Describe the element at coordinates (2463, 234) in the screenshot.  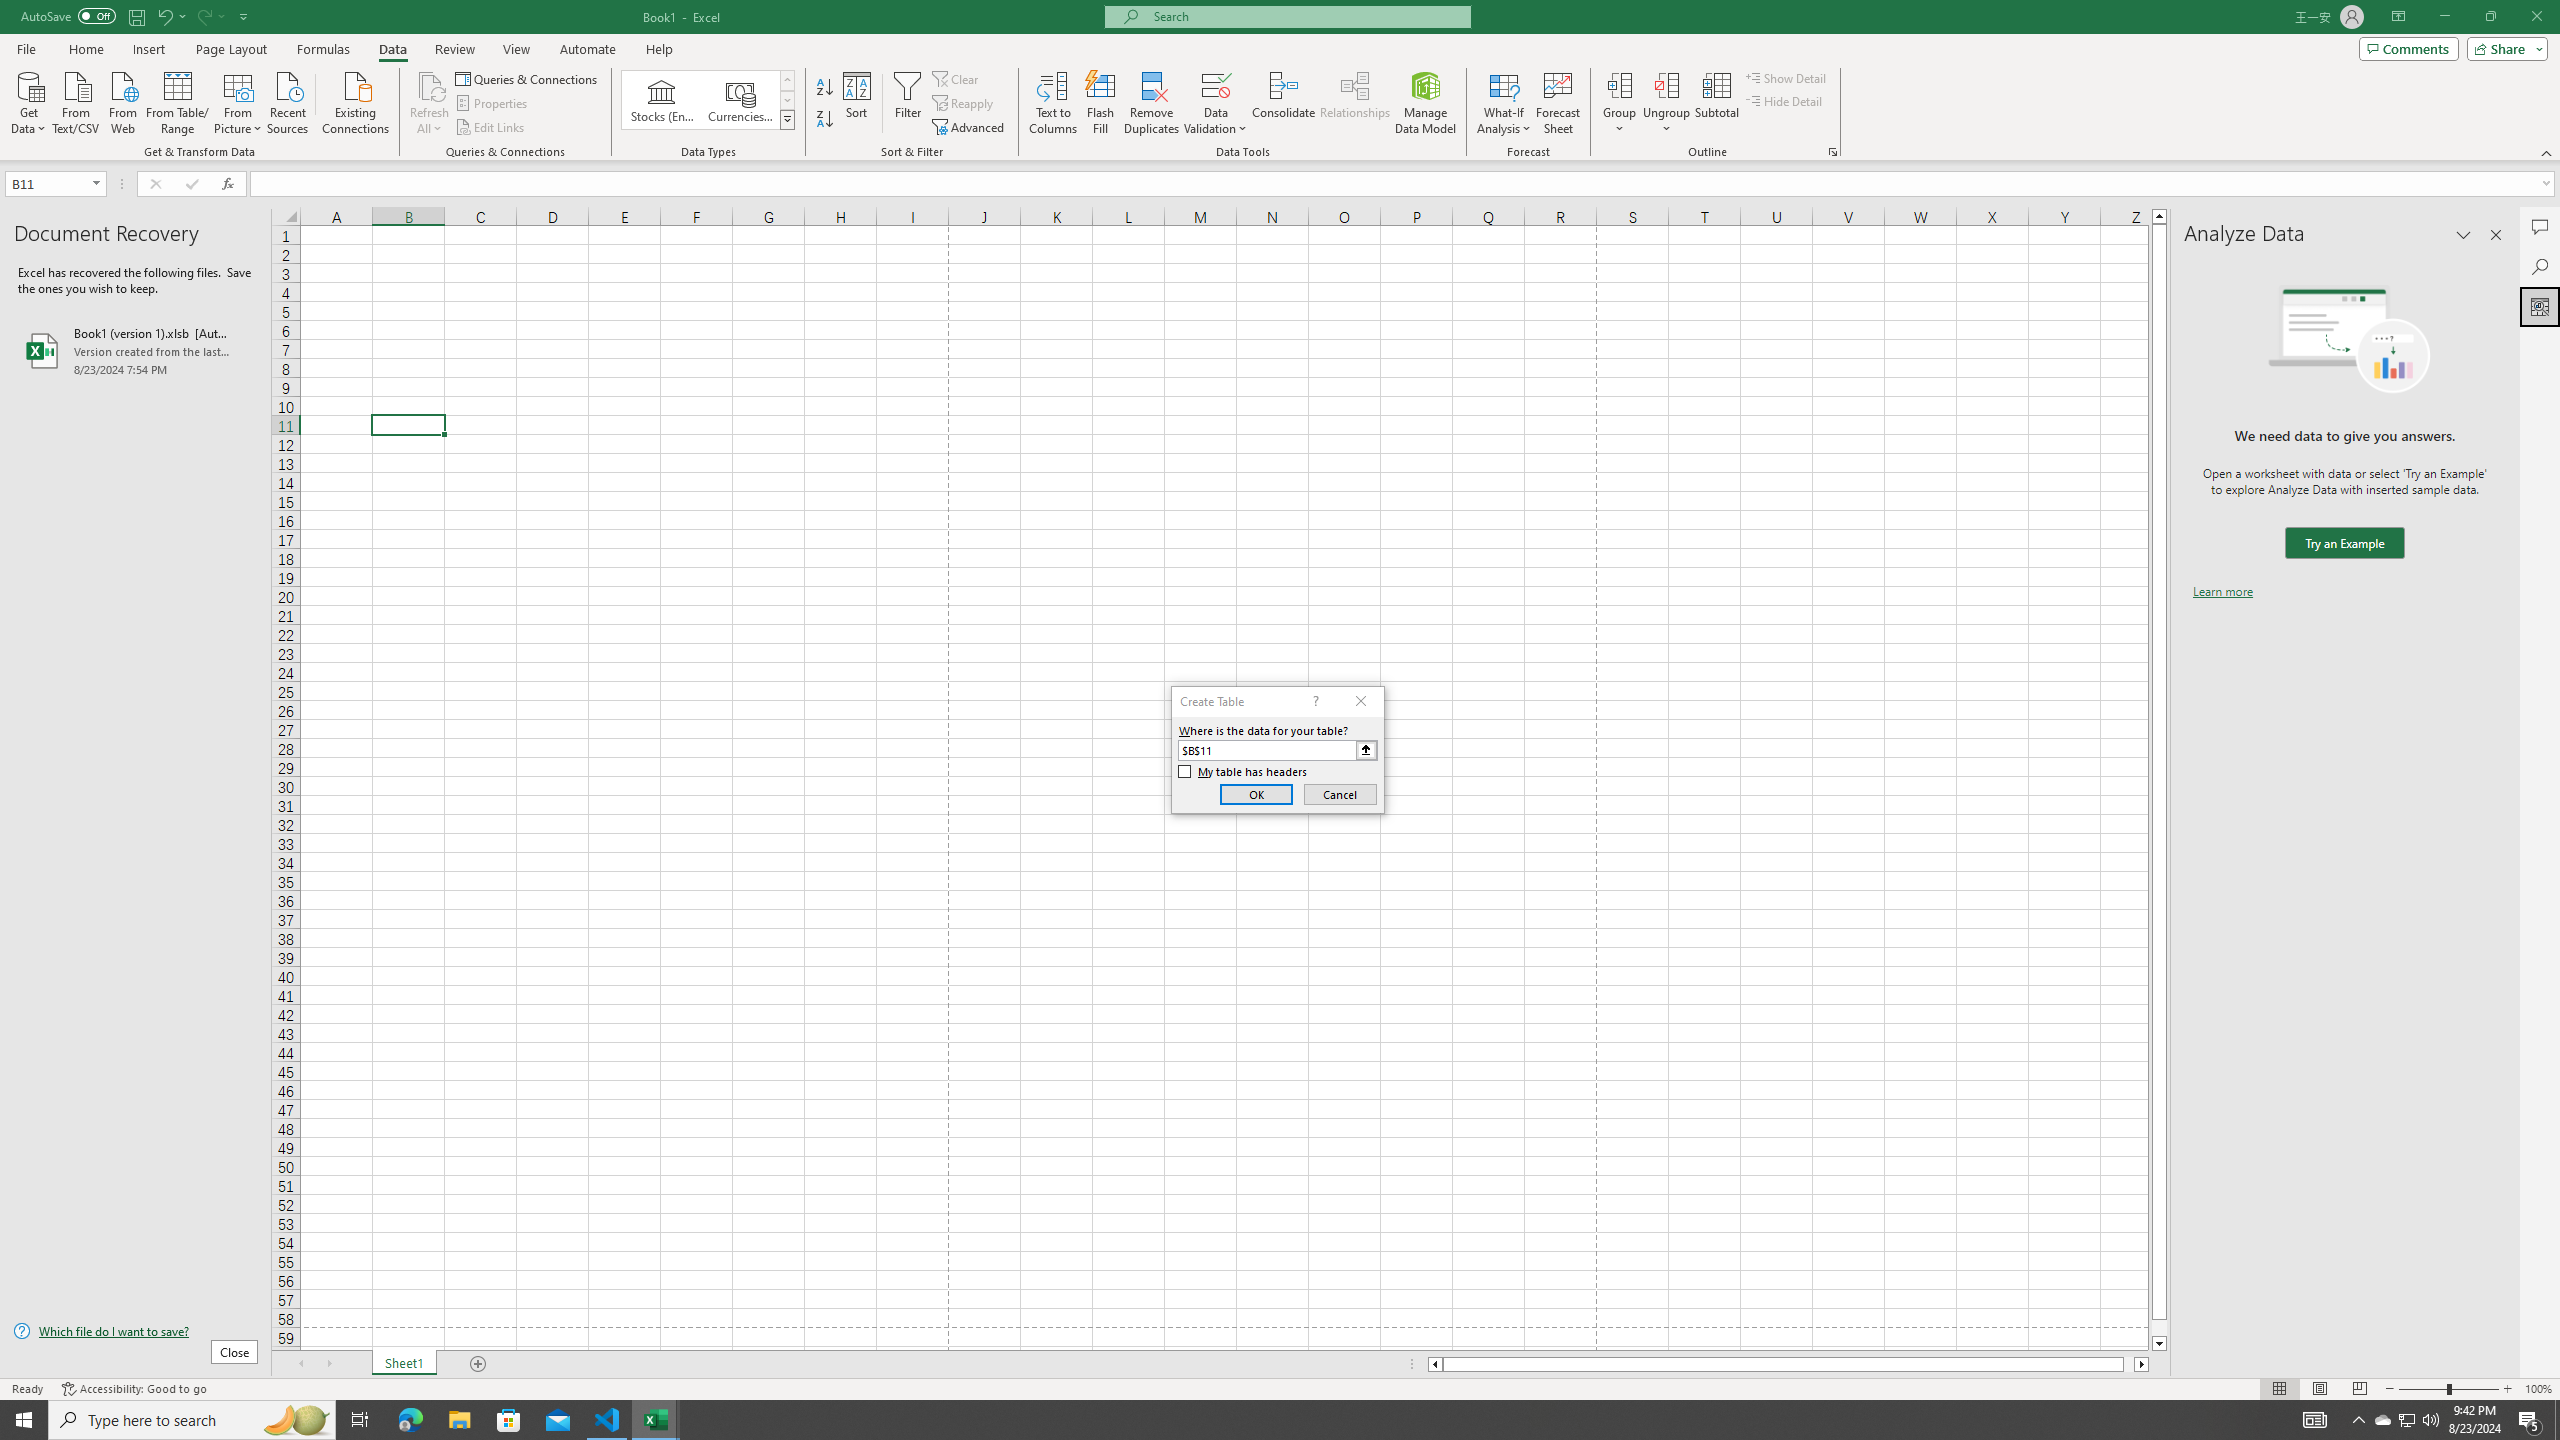
I see `'Task Pane Options'` at that location.